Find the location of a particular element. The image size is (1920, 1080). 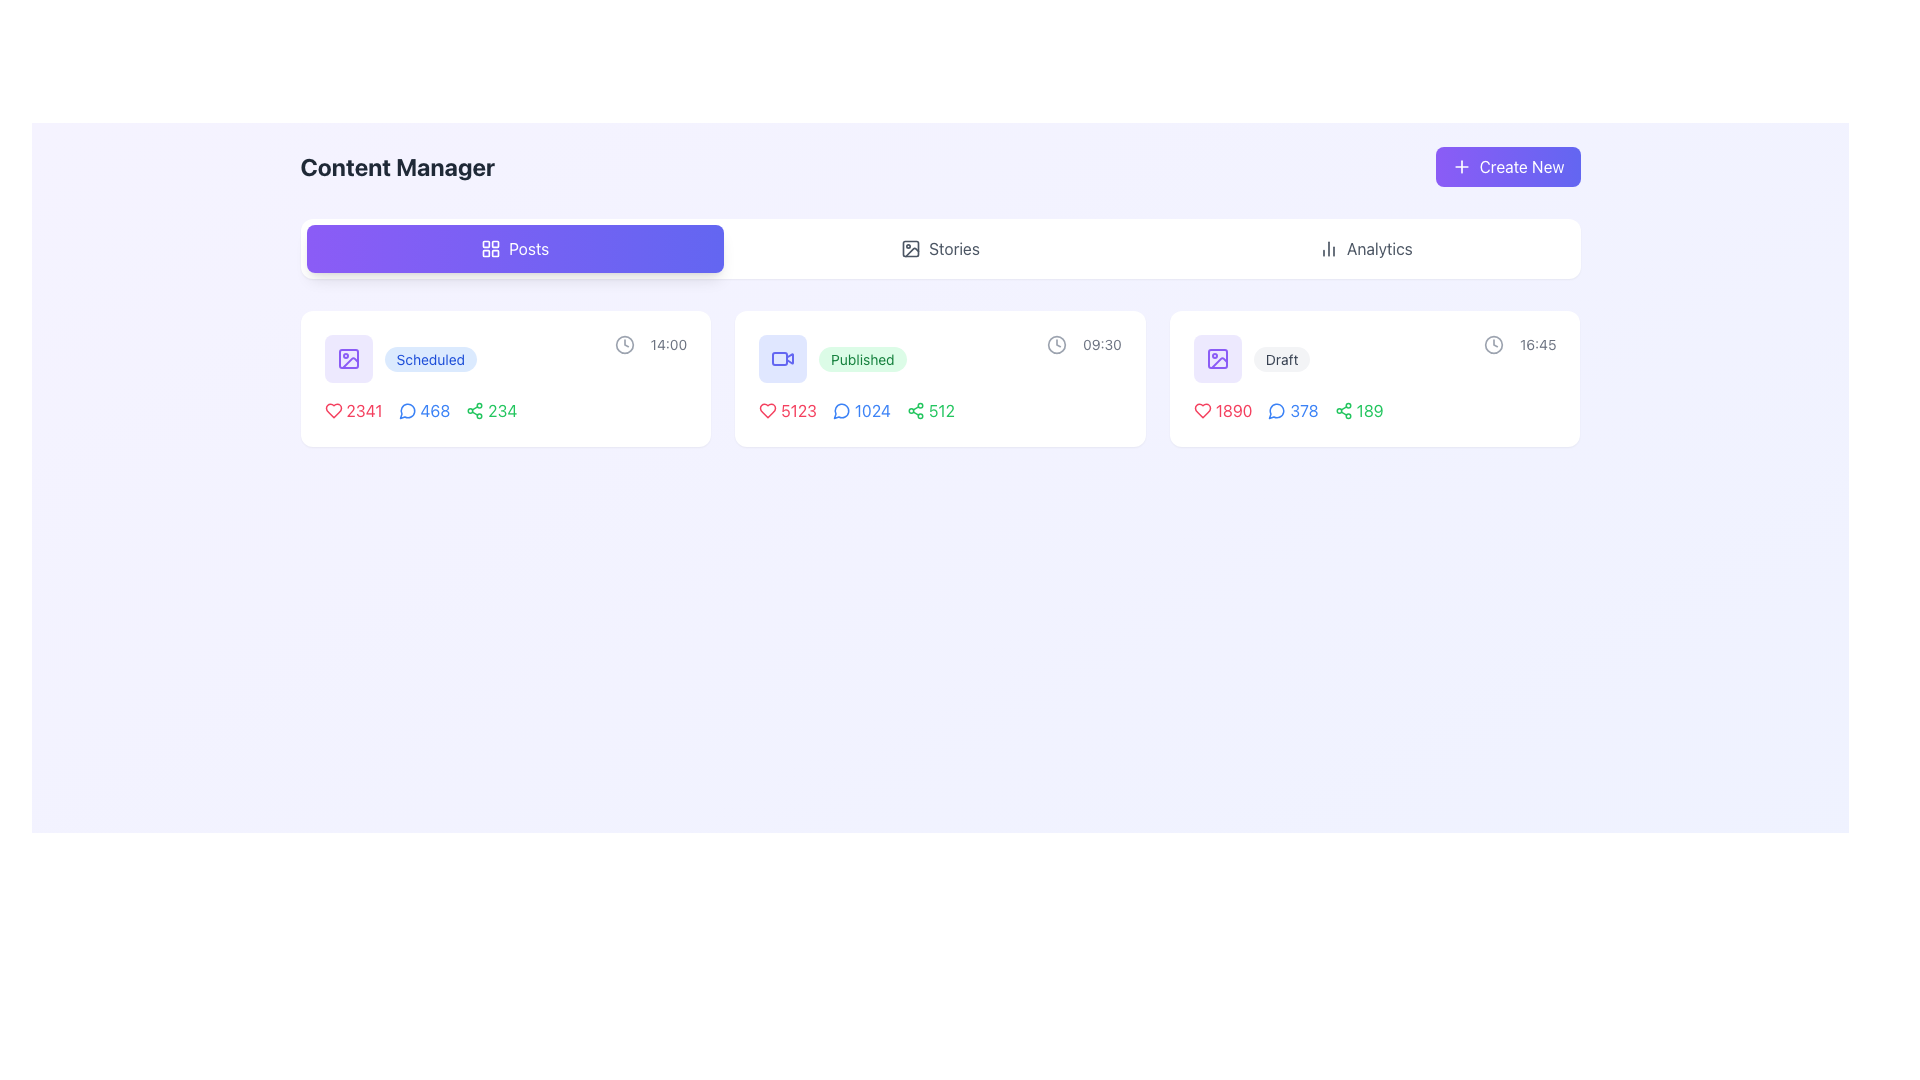

the number of interactions displayed by the blue chat bubble icon in the middle of the metrics group within the 'Draft' post card in the 'Posts' section is located at coordinates (1293, 410).